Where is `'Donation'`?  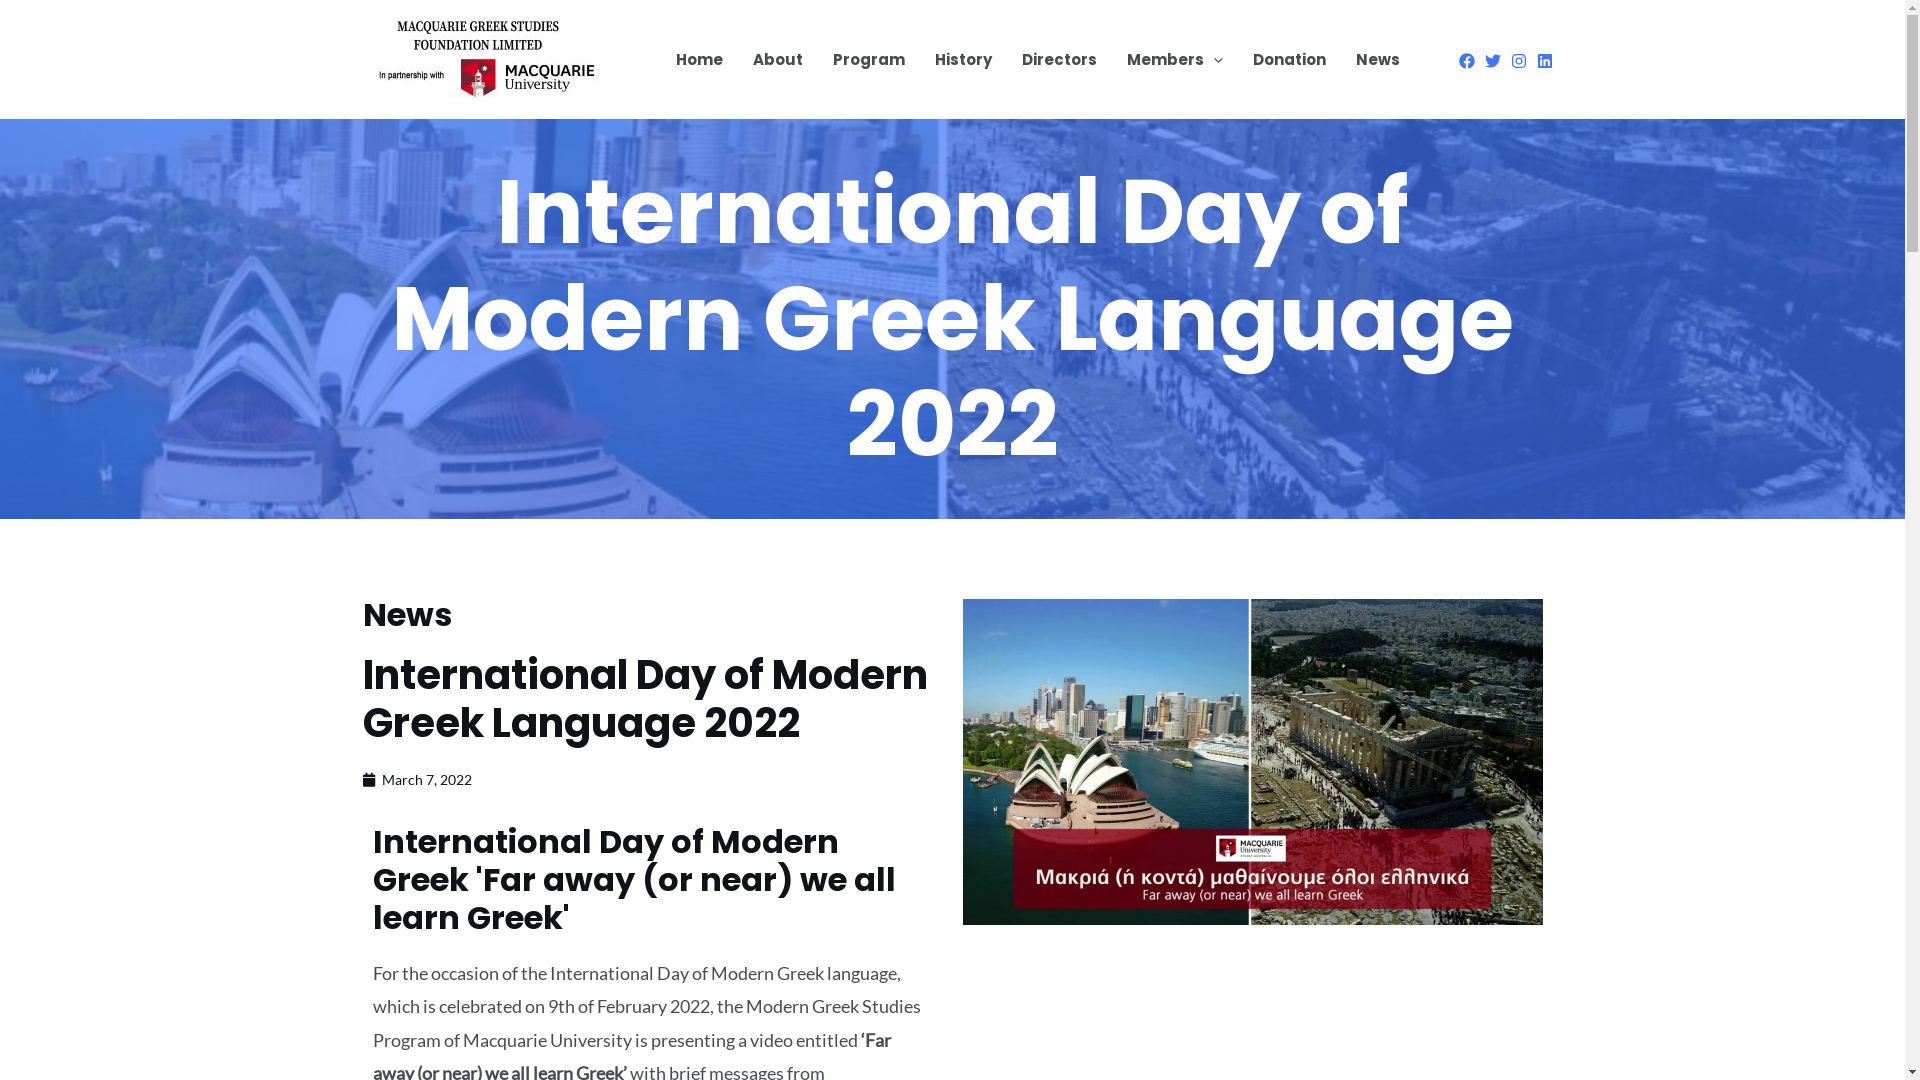 'Donation' is located at coordinates (1289, 59).